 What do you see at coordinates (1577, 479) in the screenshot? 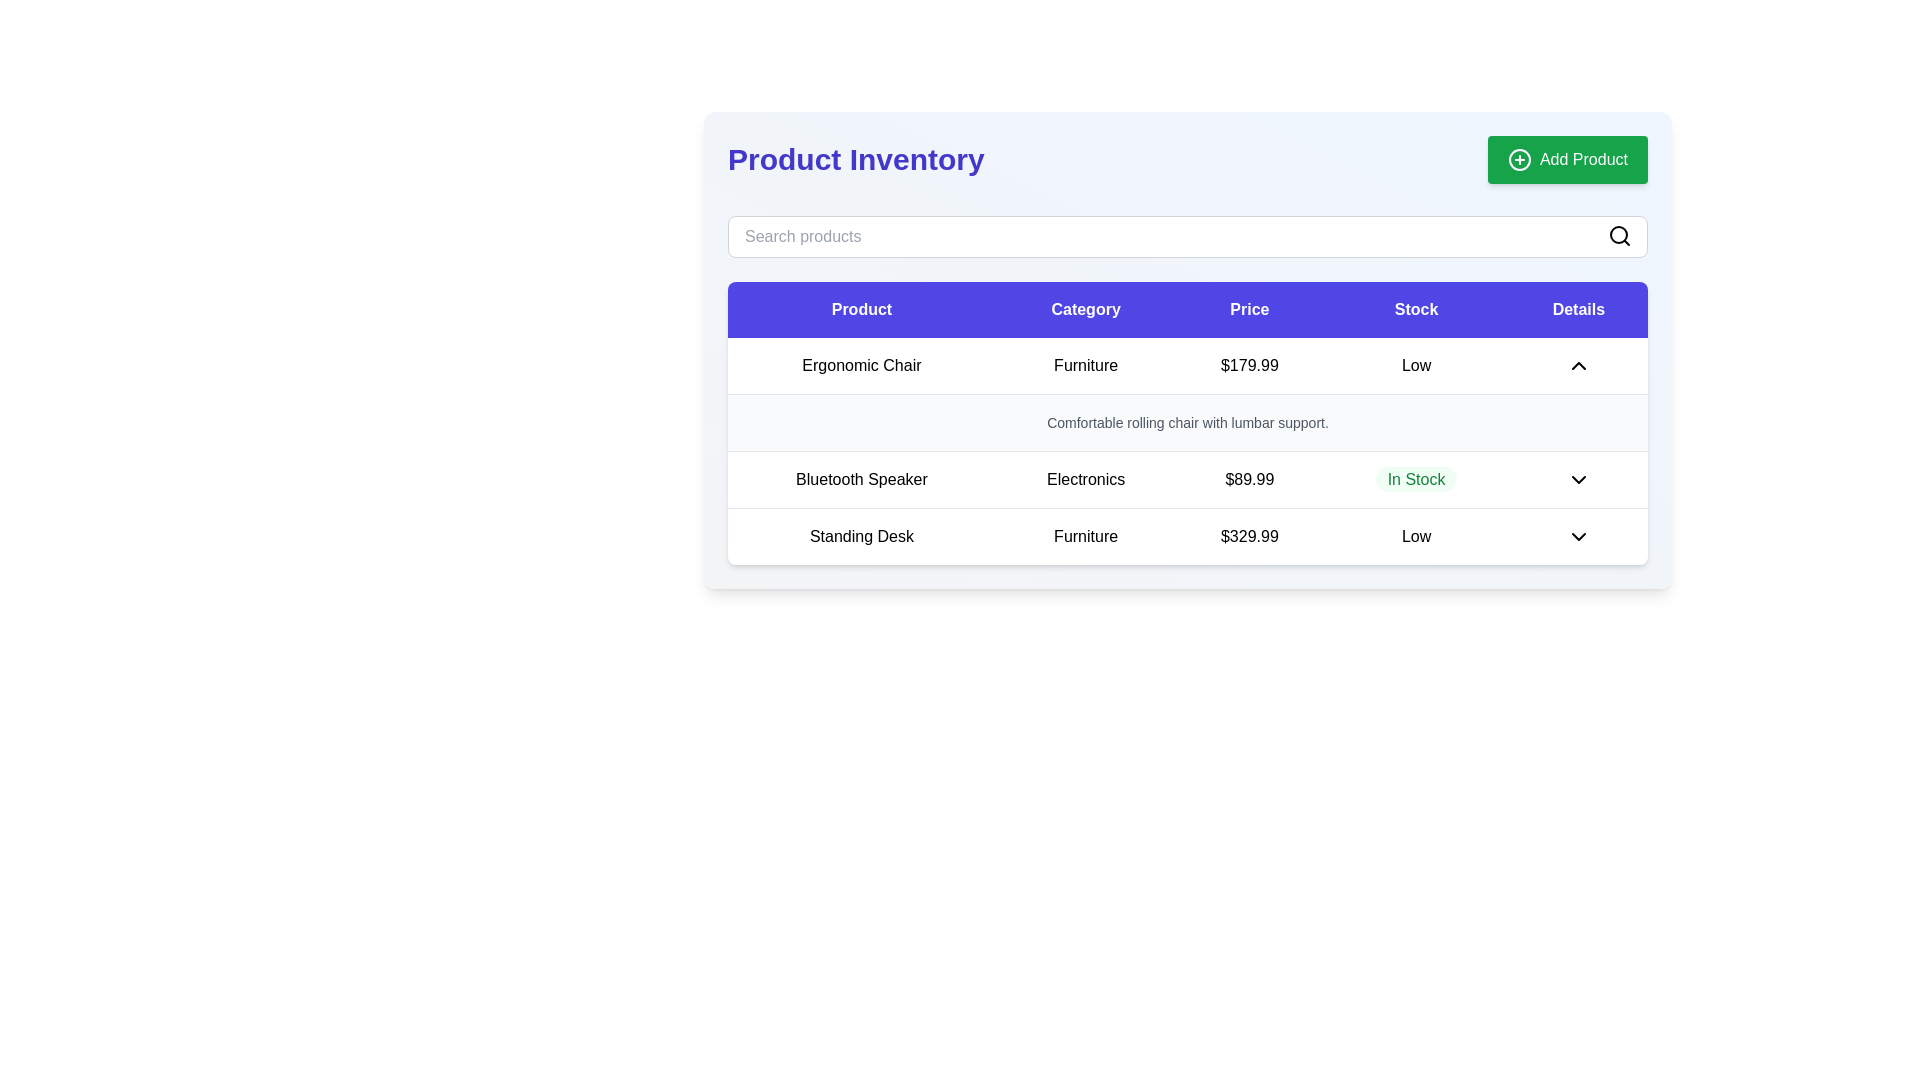
I see `the dropdown trigger icon located in the 'Details' column of the 'Bluetooth Speaker' row` at bounding box center [1577, 479].